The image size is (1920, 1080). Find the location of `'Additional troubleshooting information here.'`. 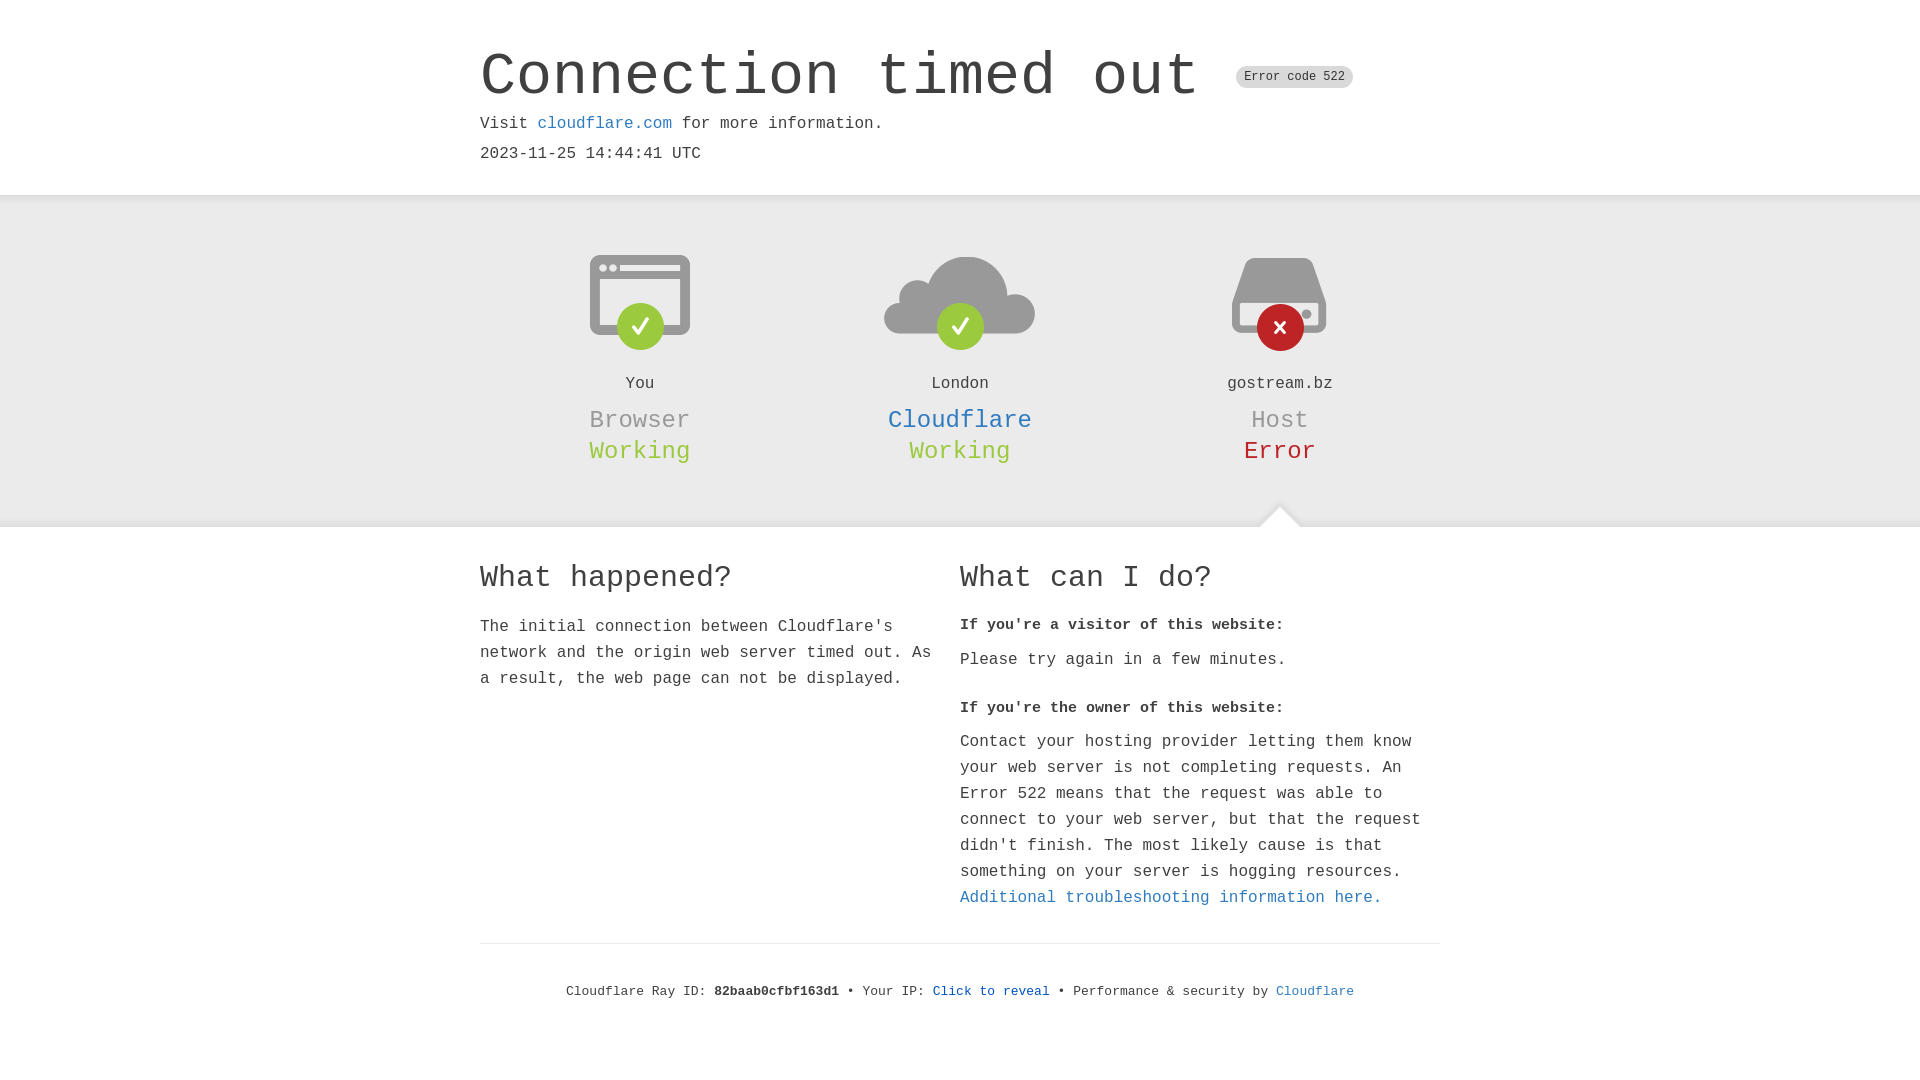

'Additional troubleshooting information here.' is located at coordinates (1171, 897).